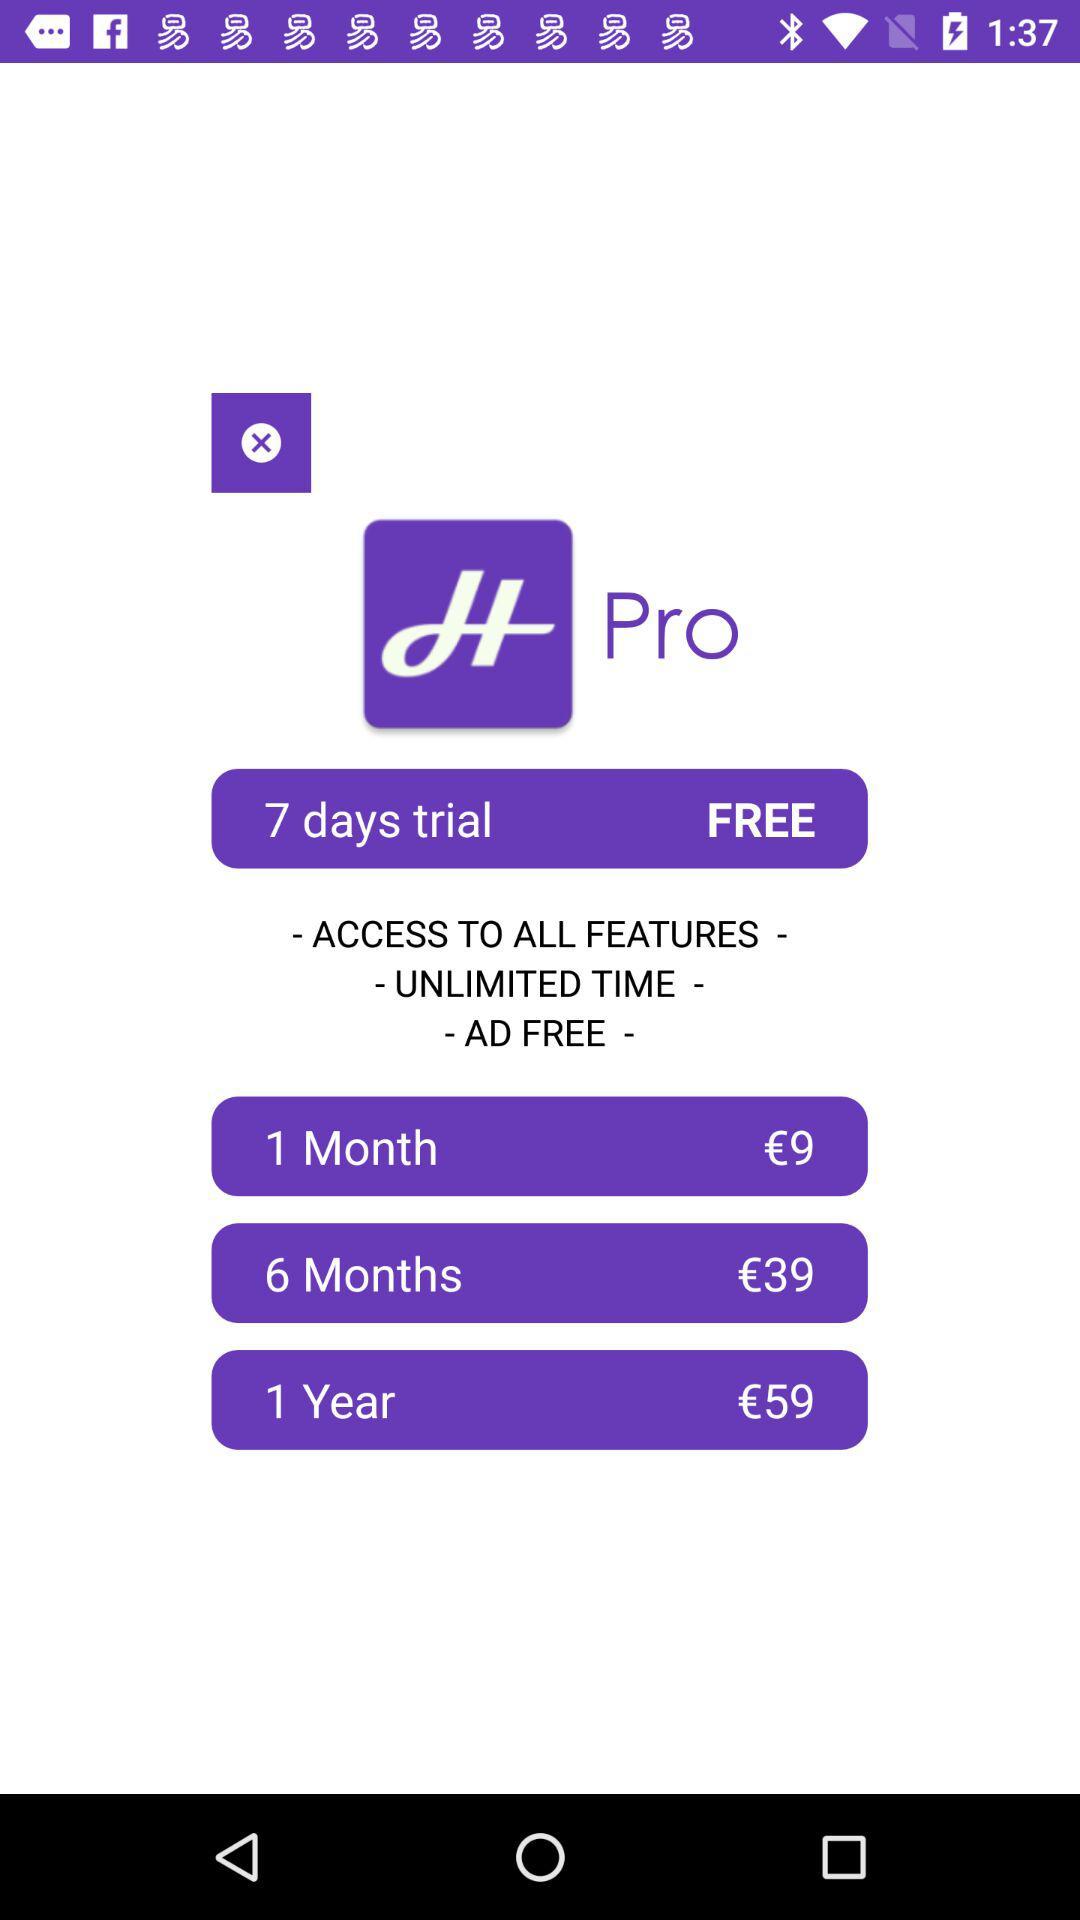 This screenshot has height=1920, width=1080. Describe the element at coordinates (260, 441) in the screenshot. I see `exit to the previous screen` at that location.